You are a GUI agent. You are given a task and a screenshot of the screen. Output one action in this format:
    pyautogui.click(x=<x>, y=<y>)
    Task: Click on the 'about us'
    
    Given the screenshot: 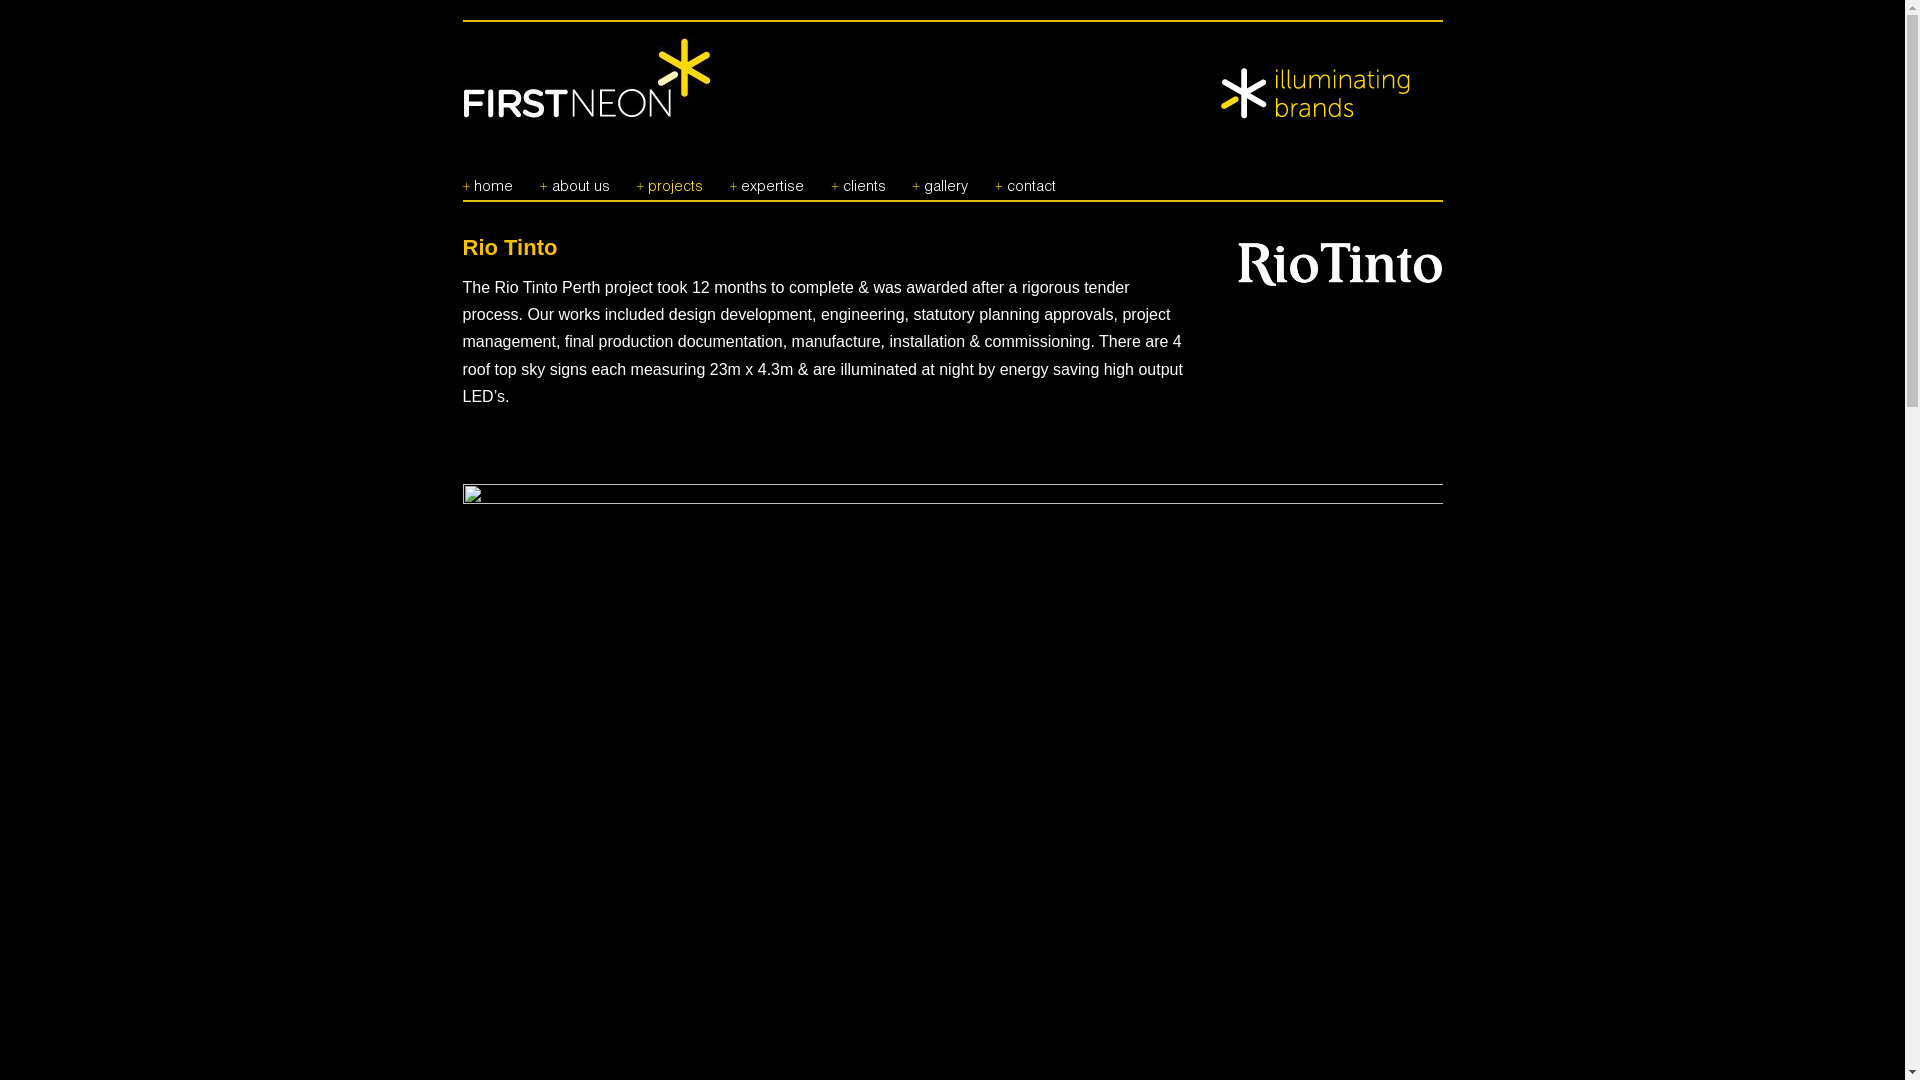 What is the action you would take?
    pyautogui.click(x=574, y=178)
    